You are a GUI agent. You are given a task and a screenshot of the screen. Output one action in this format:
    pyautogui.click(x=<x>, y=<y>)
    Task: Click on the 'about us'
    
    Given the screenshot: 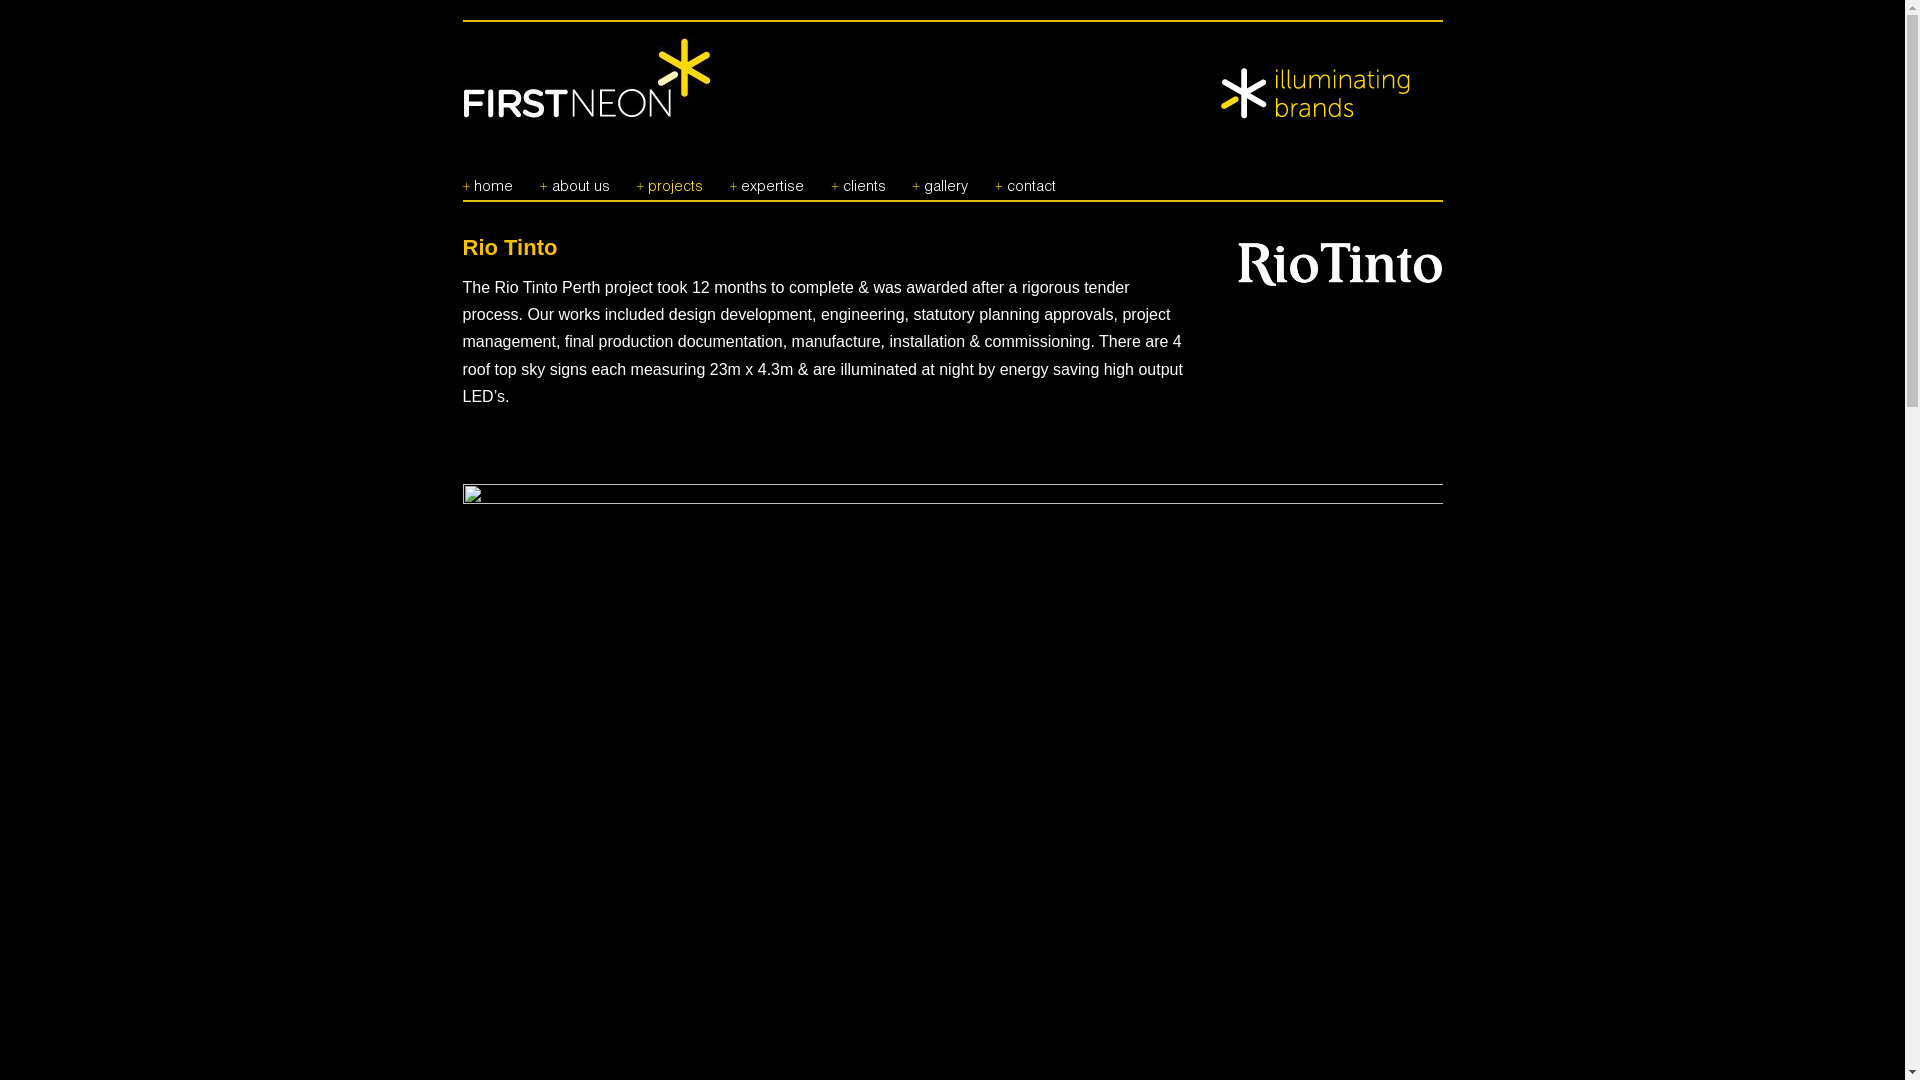 What is the action you would take?
    pyautogui.click(x=574, y=178)
    